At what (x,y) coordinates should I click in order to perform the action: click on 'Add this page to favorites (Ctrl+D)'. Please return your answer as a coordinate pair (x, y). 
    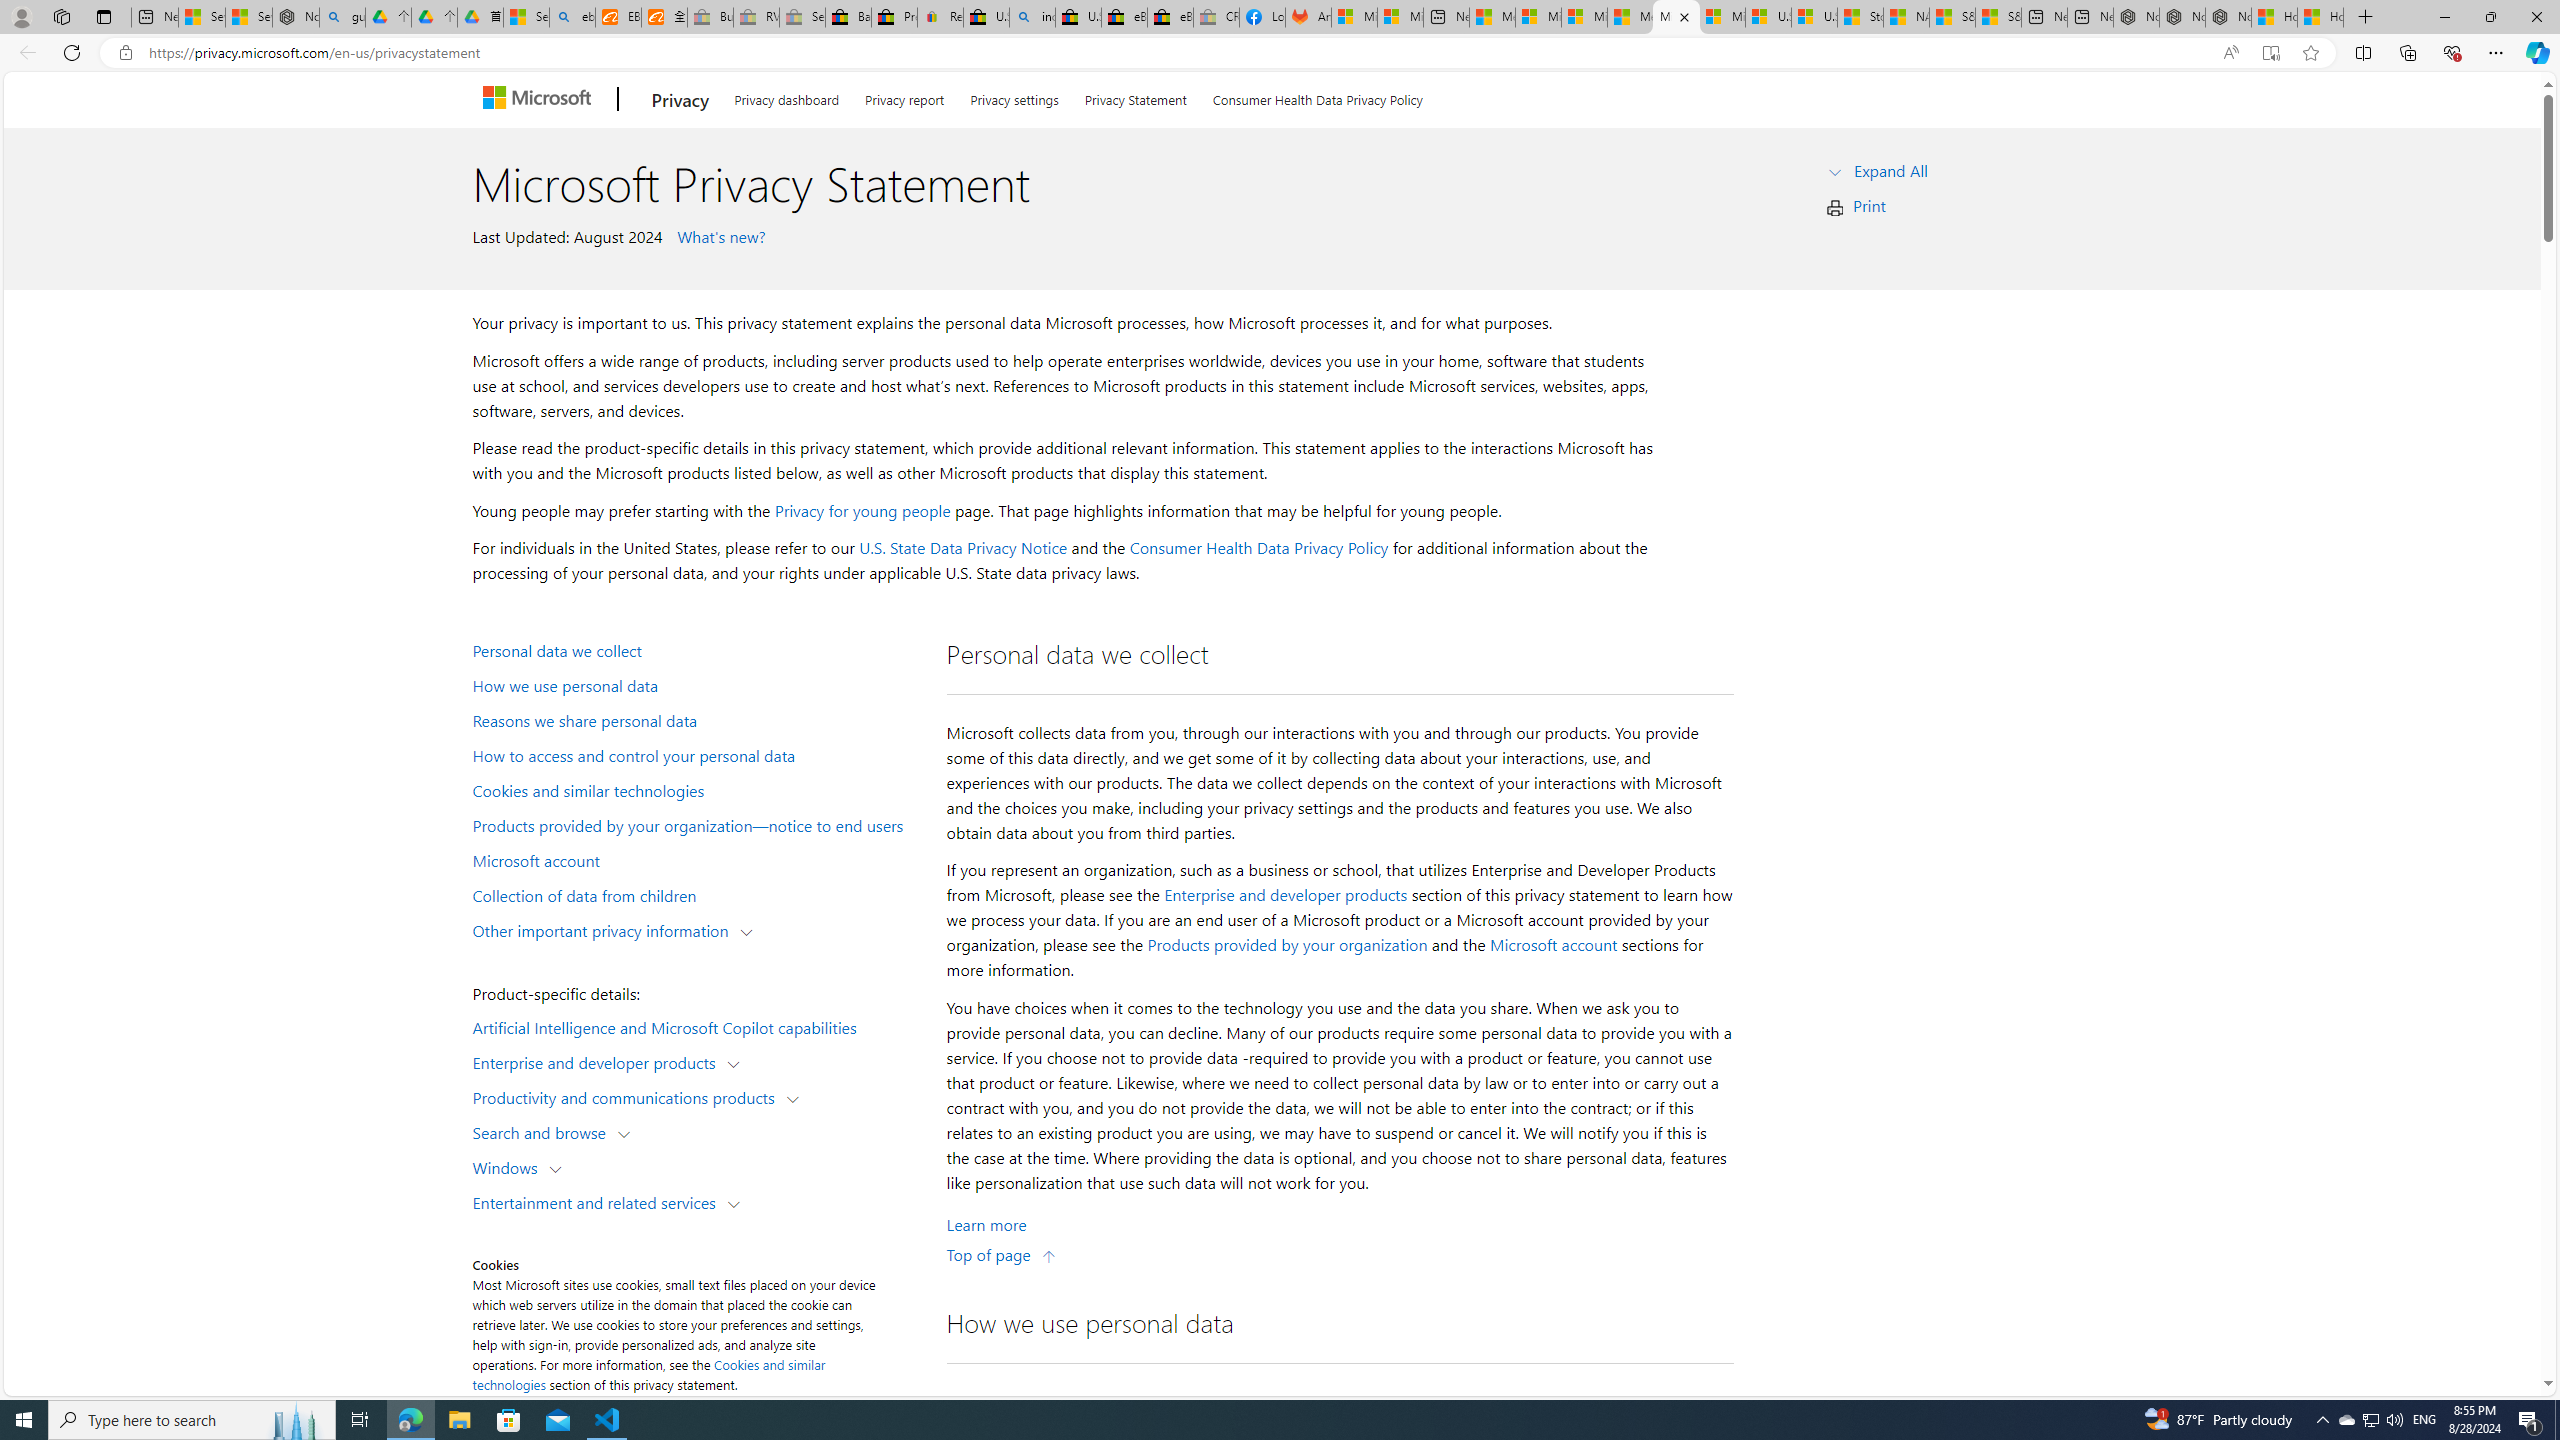
    Looking at the image, I should click on (2311, 53).